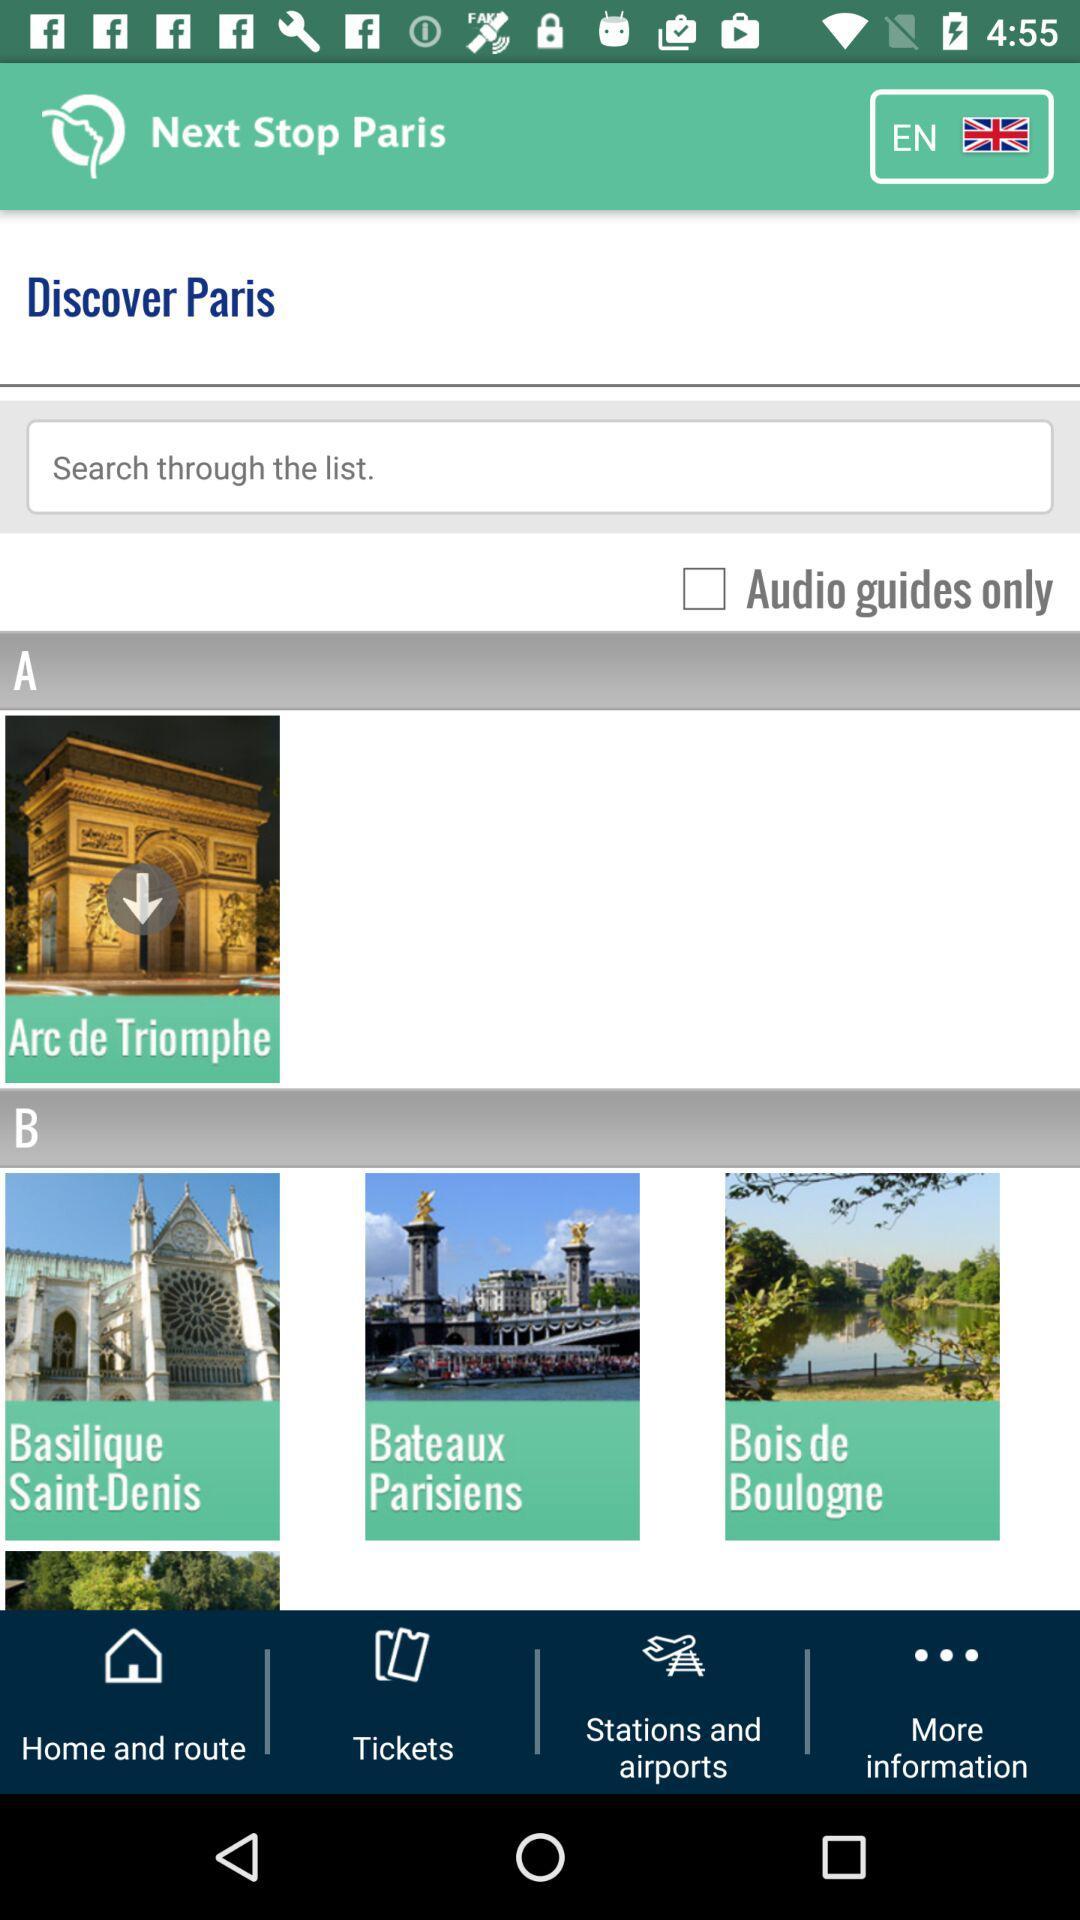 This screenshot has width=1080, height=1920. What do you see at coordinates (540, 465) in the screenshot?
I see `icon above the audio guides only` at bounding box center [540, 465].